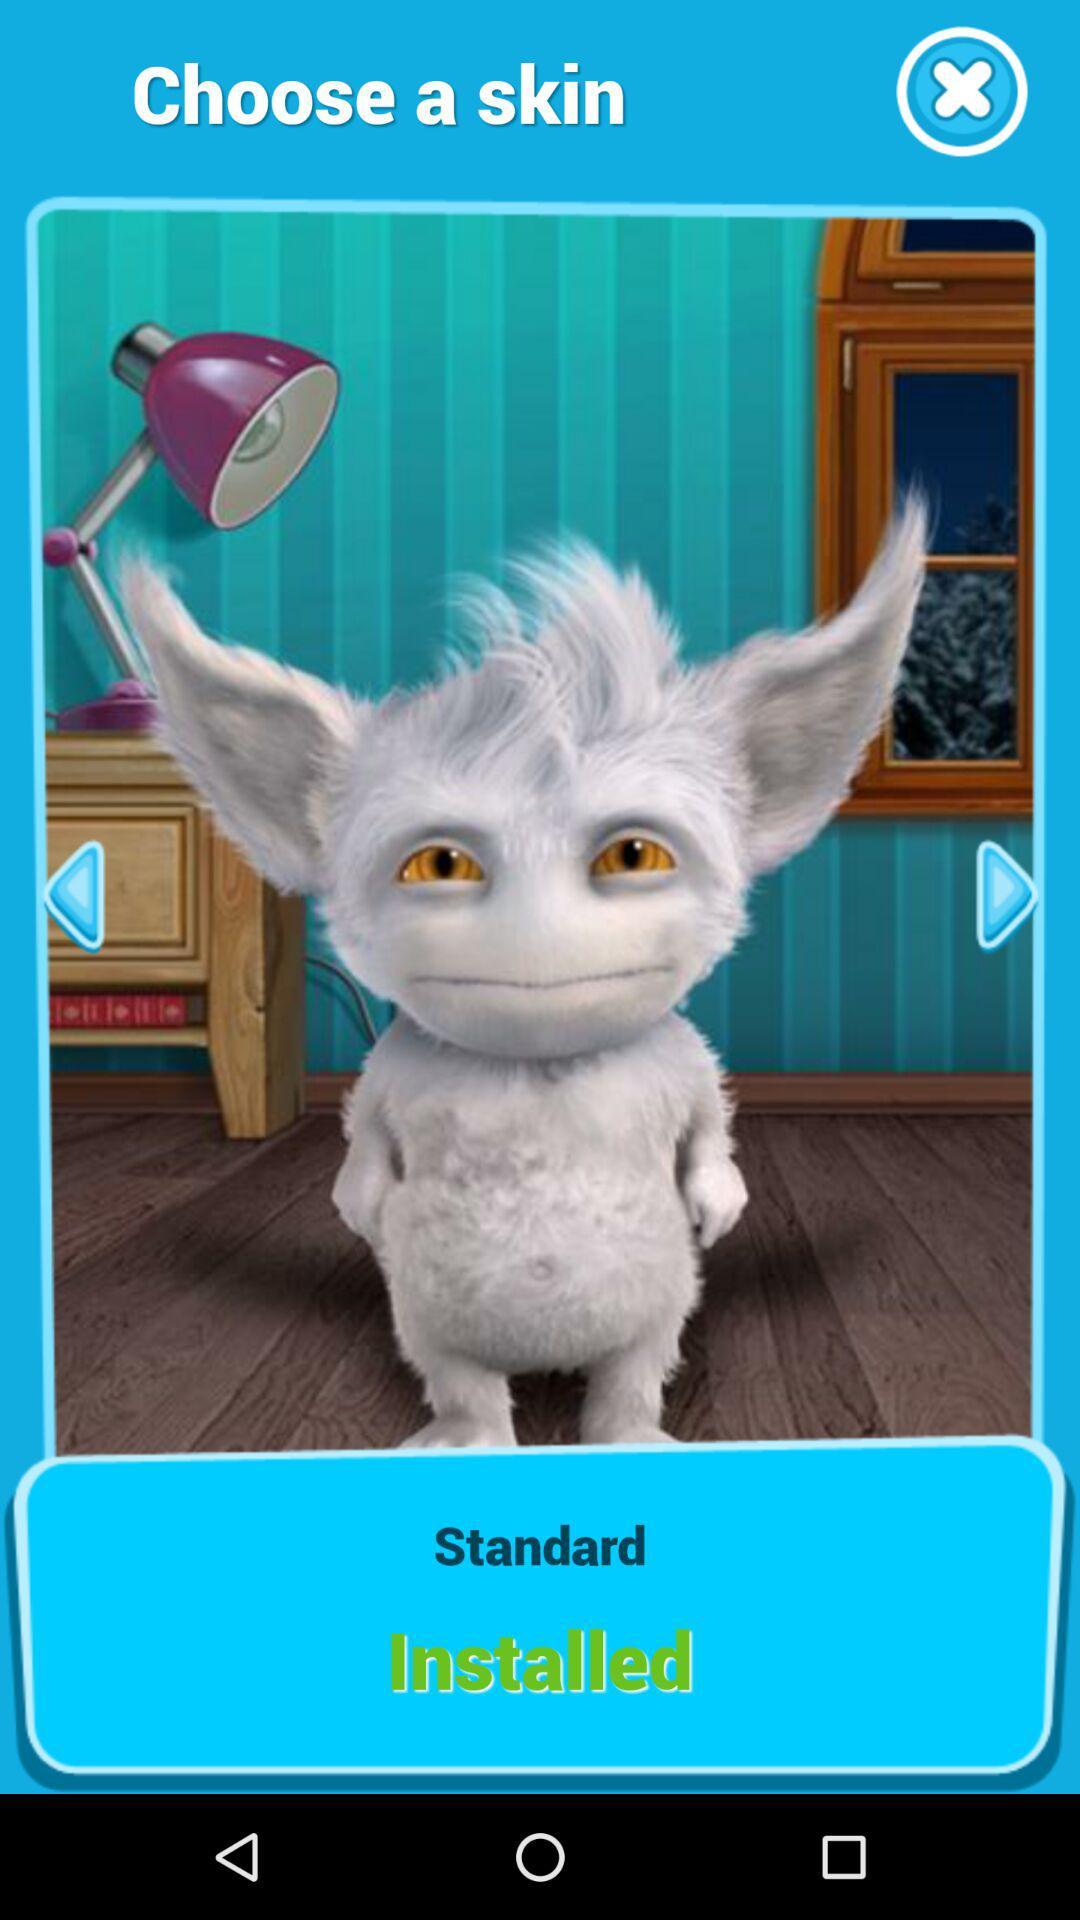 This screenshot has width=1080, height=1920. What do you see at coordinates (960, 97) in the screenshot?
I see `the close icon` at bounding box center [960, 97].